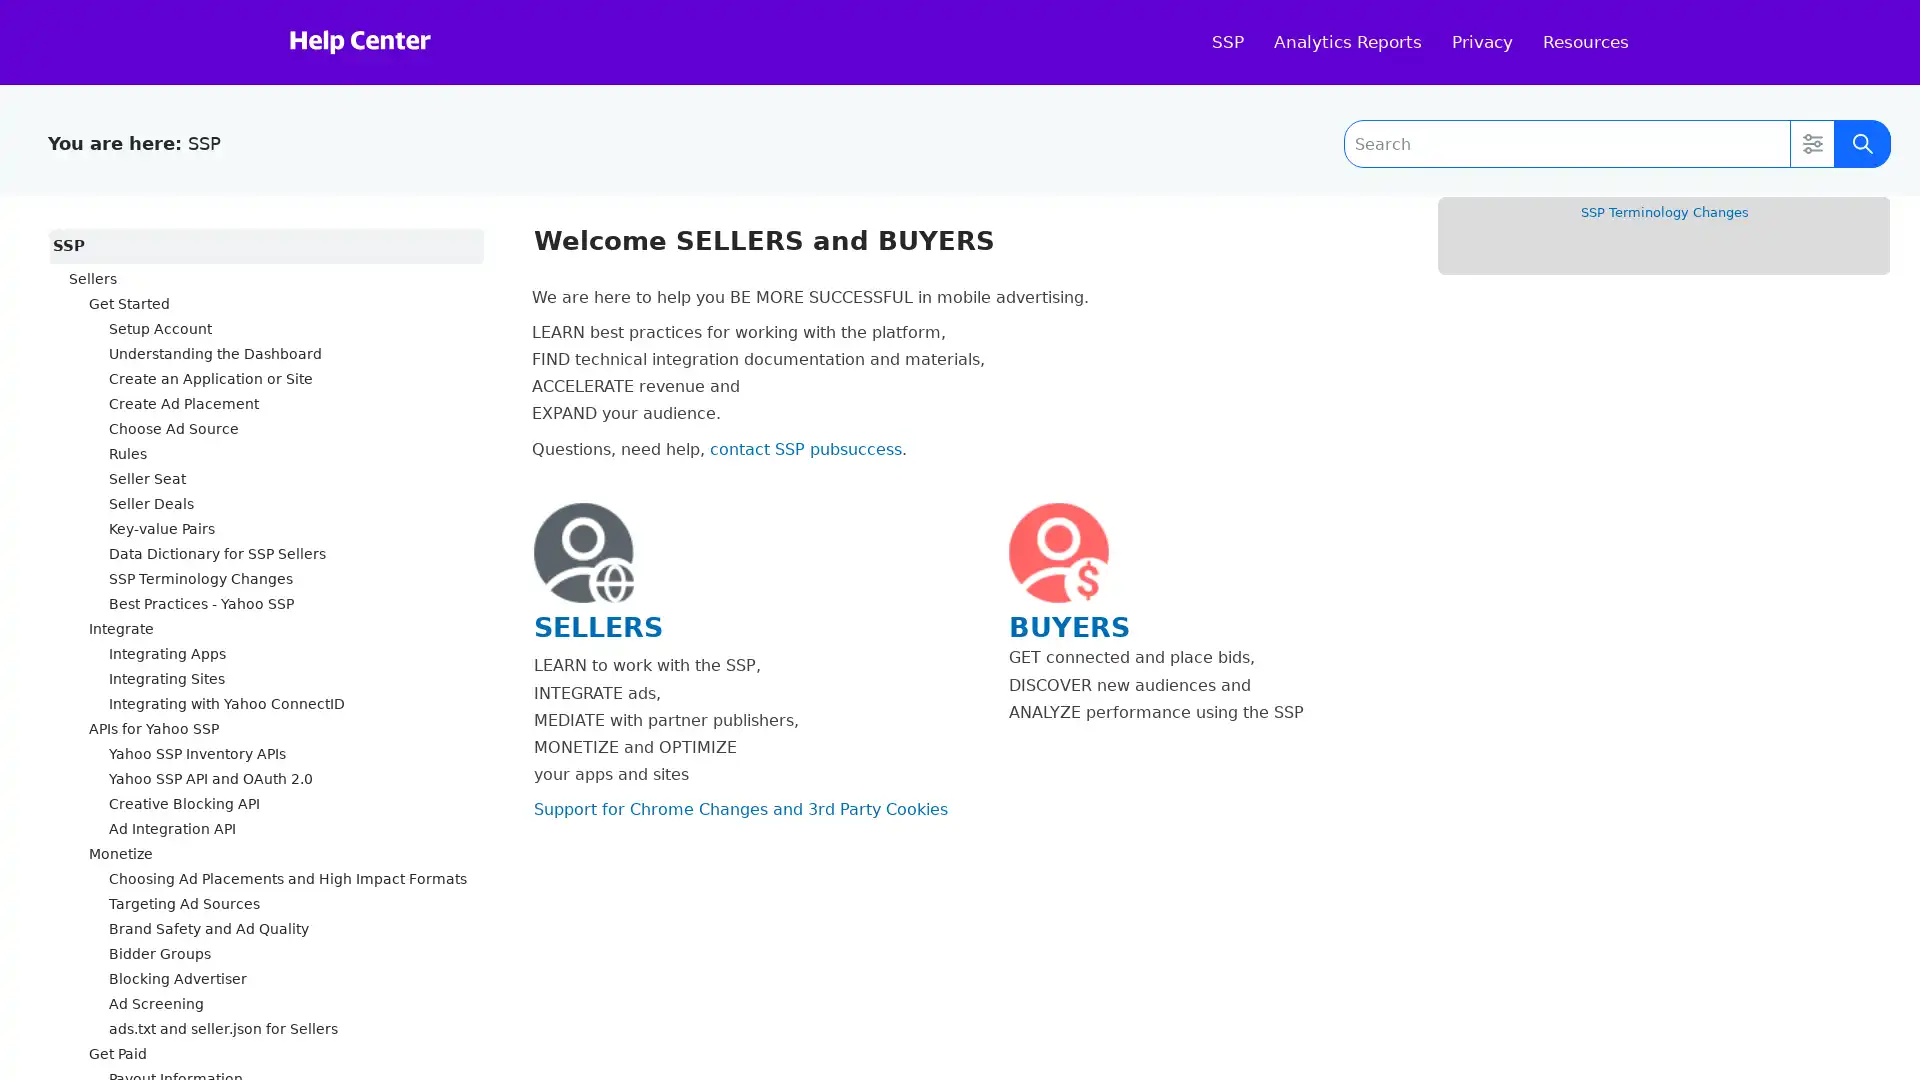  What do you see at coordinates (1861, 142) in the screenshot?
I see `Submit Search` at bounding box center [1861, 142].